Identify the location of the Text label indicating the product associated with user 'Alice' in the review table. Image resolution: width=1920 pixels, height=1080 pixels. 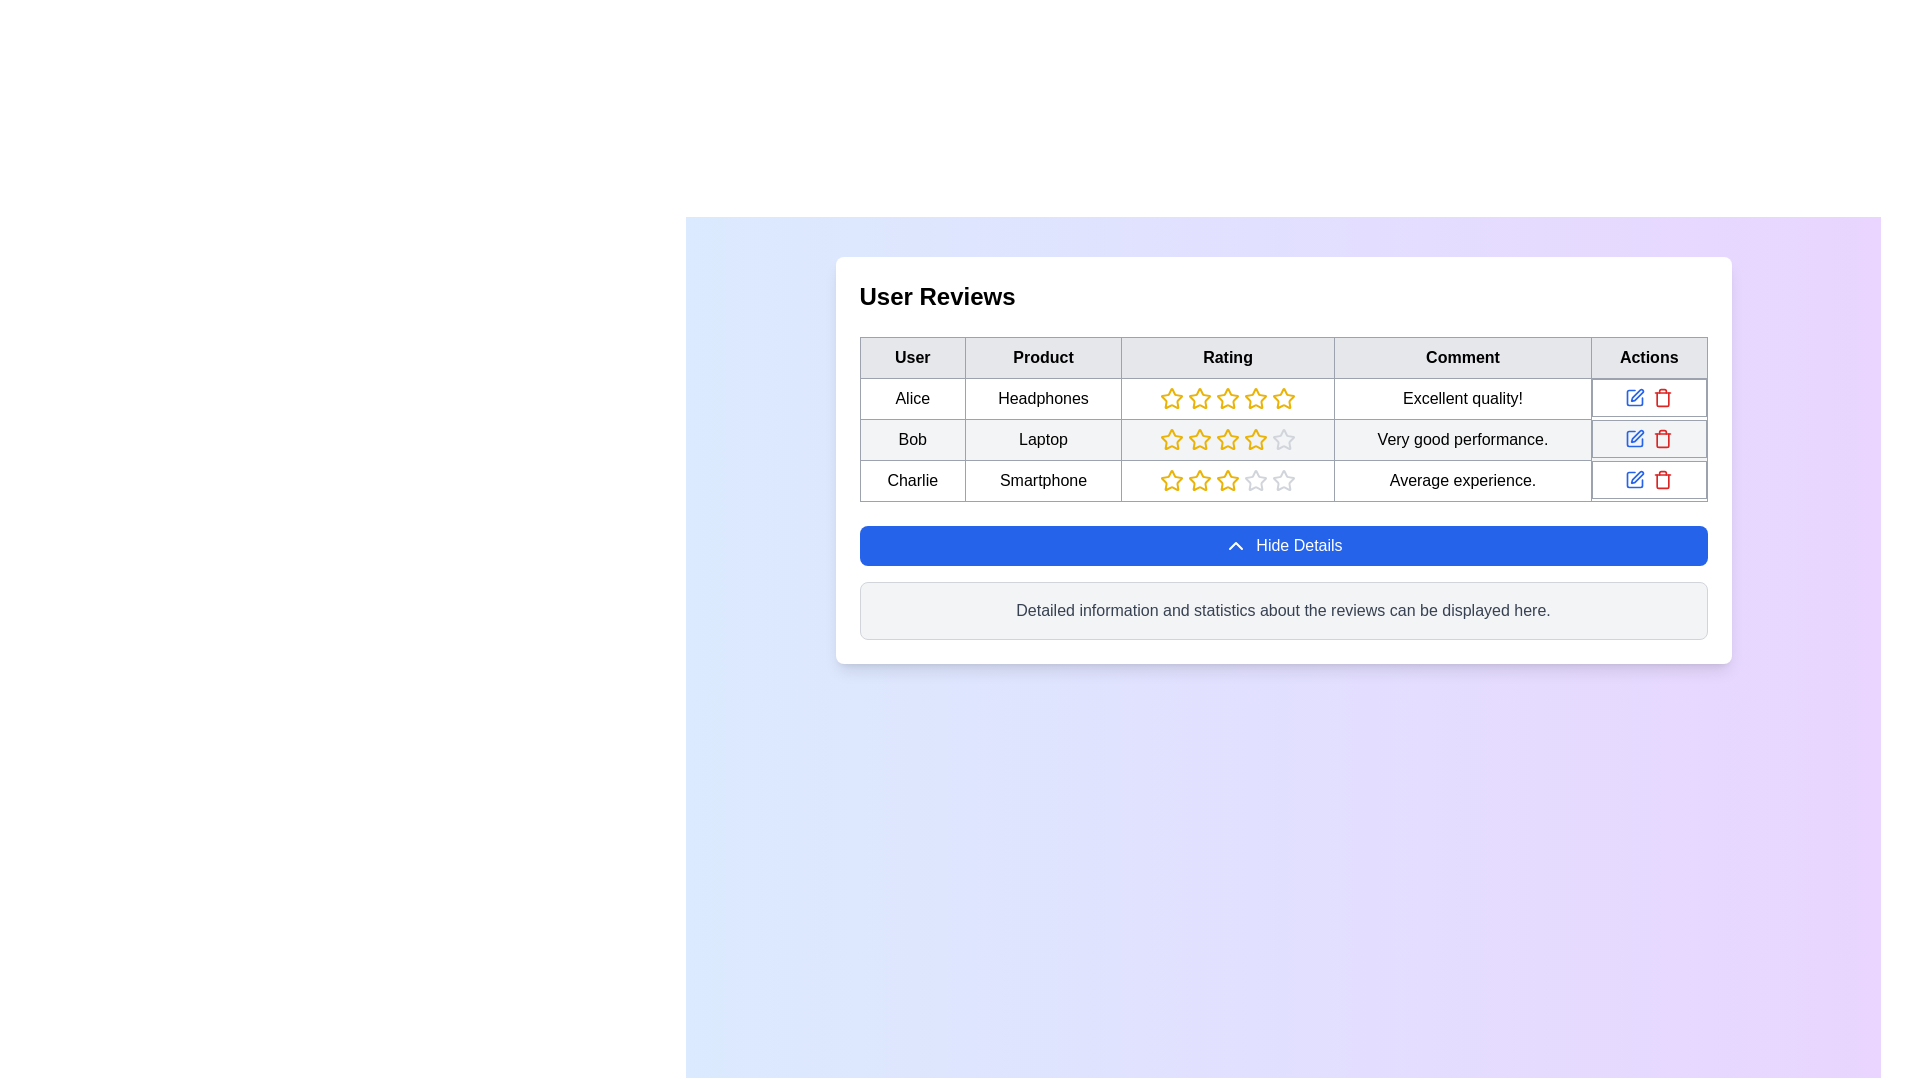
(1042, 398).